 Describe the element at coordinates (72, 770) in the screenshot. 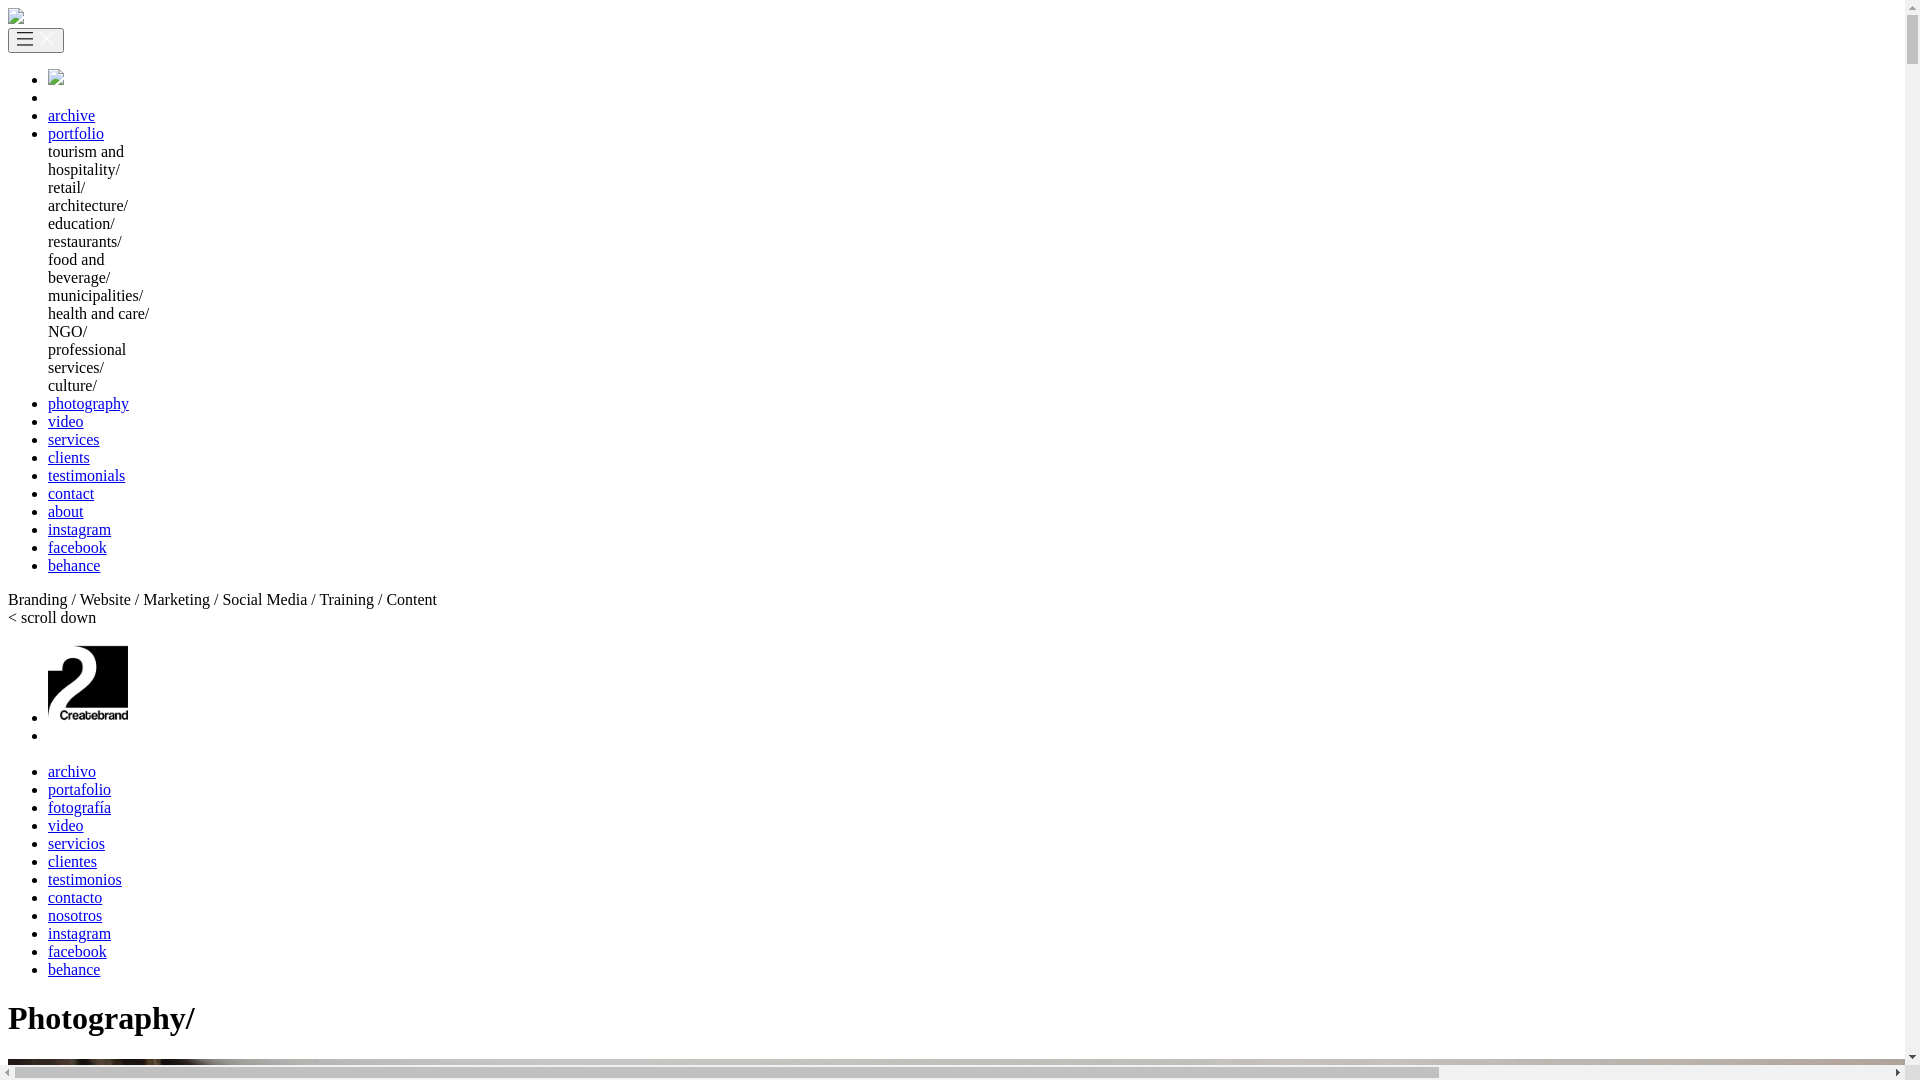

I see `'archivo'` at that location.